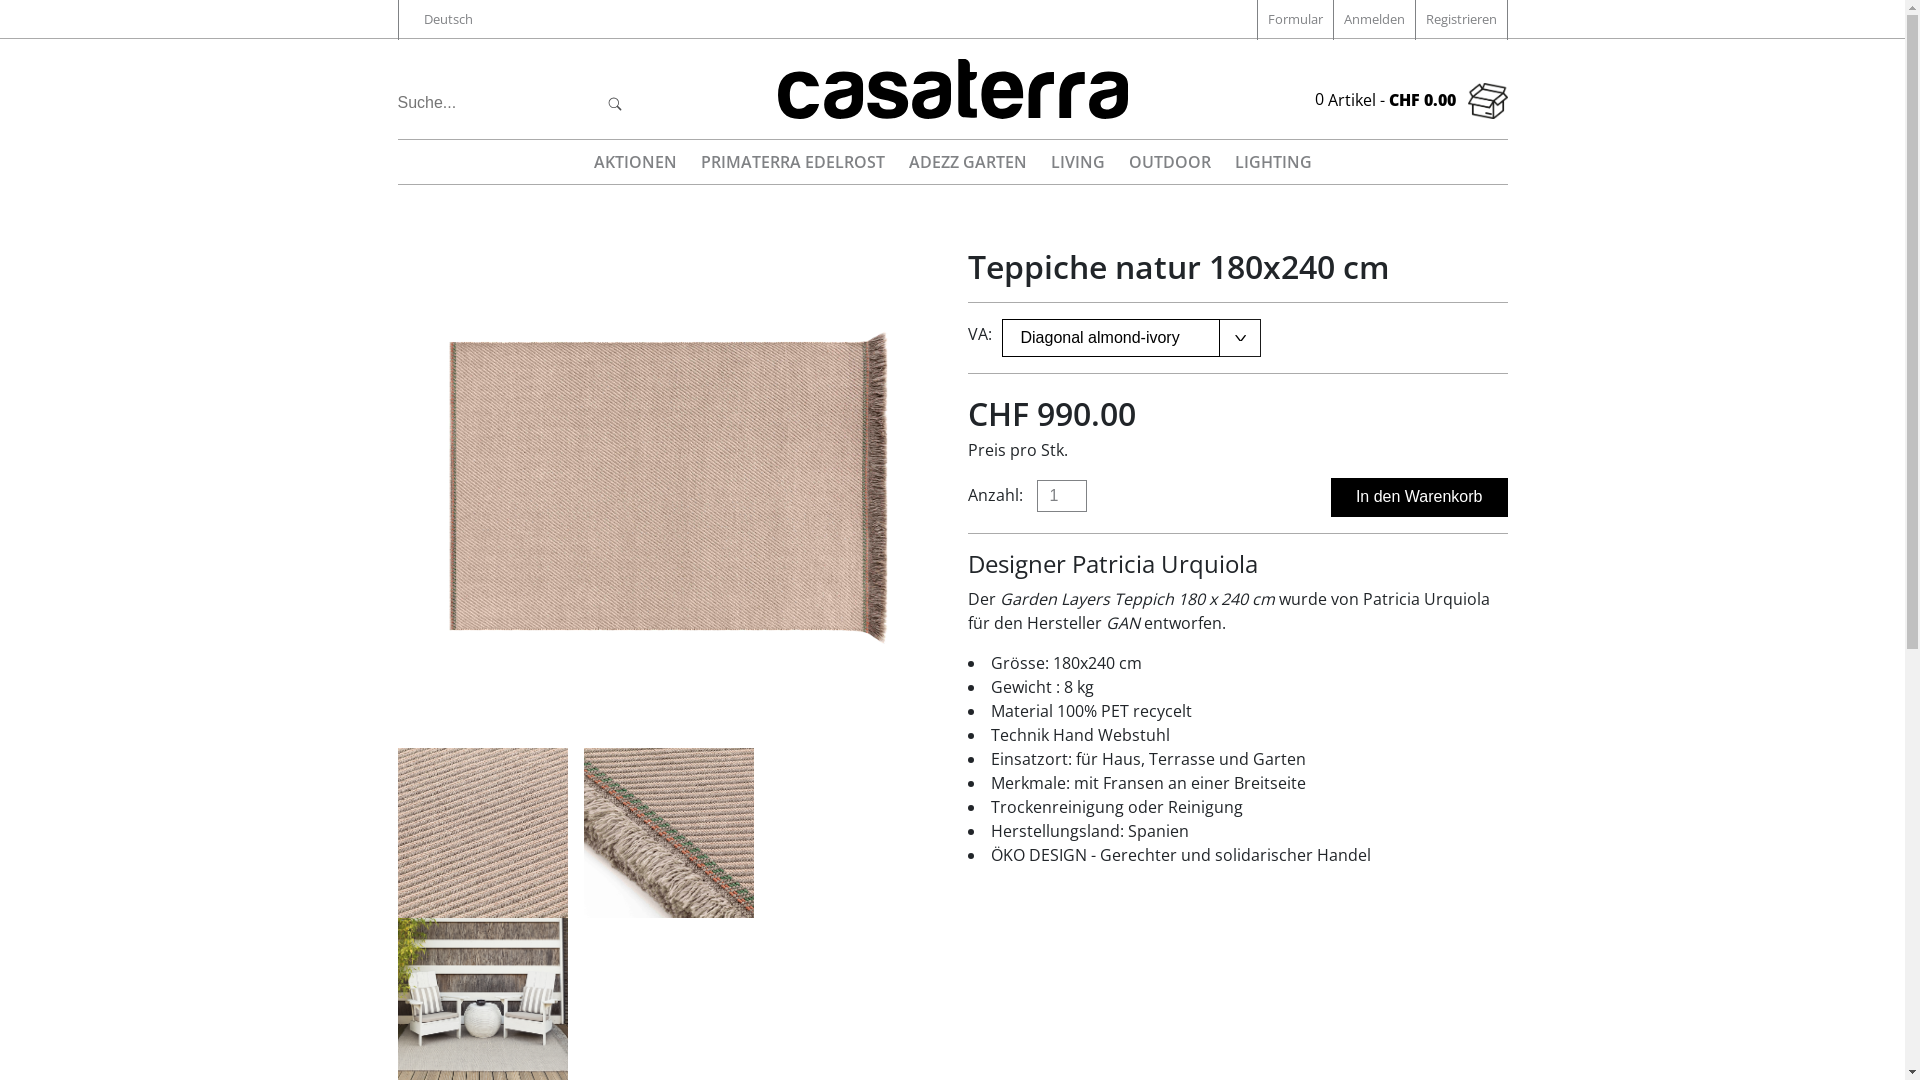 The image size is (1920, 1080). What do you see at coordinates (1294, 19) in the screenshot?
I see `'Formular'` at bounding box center [1294, 19].